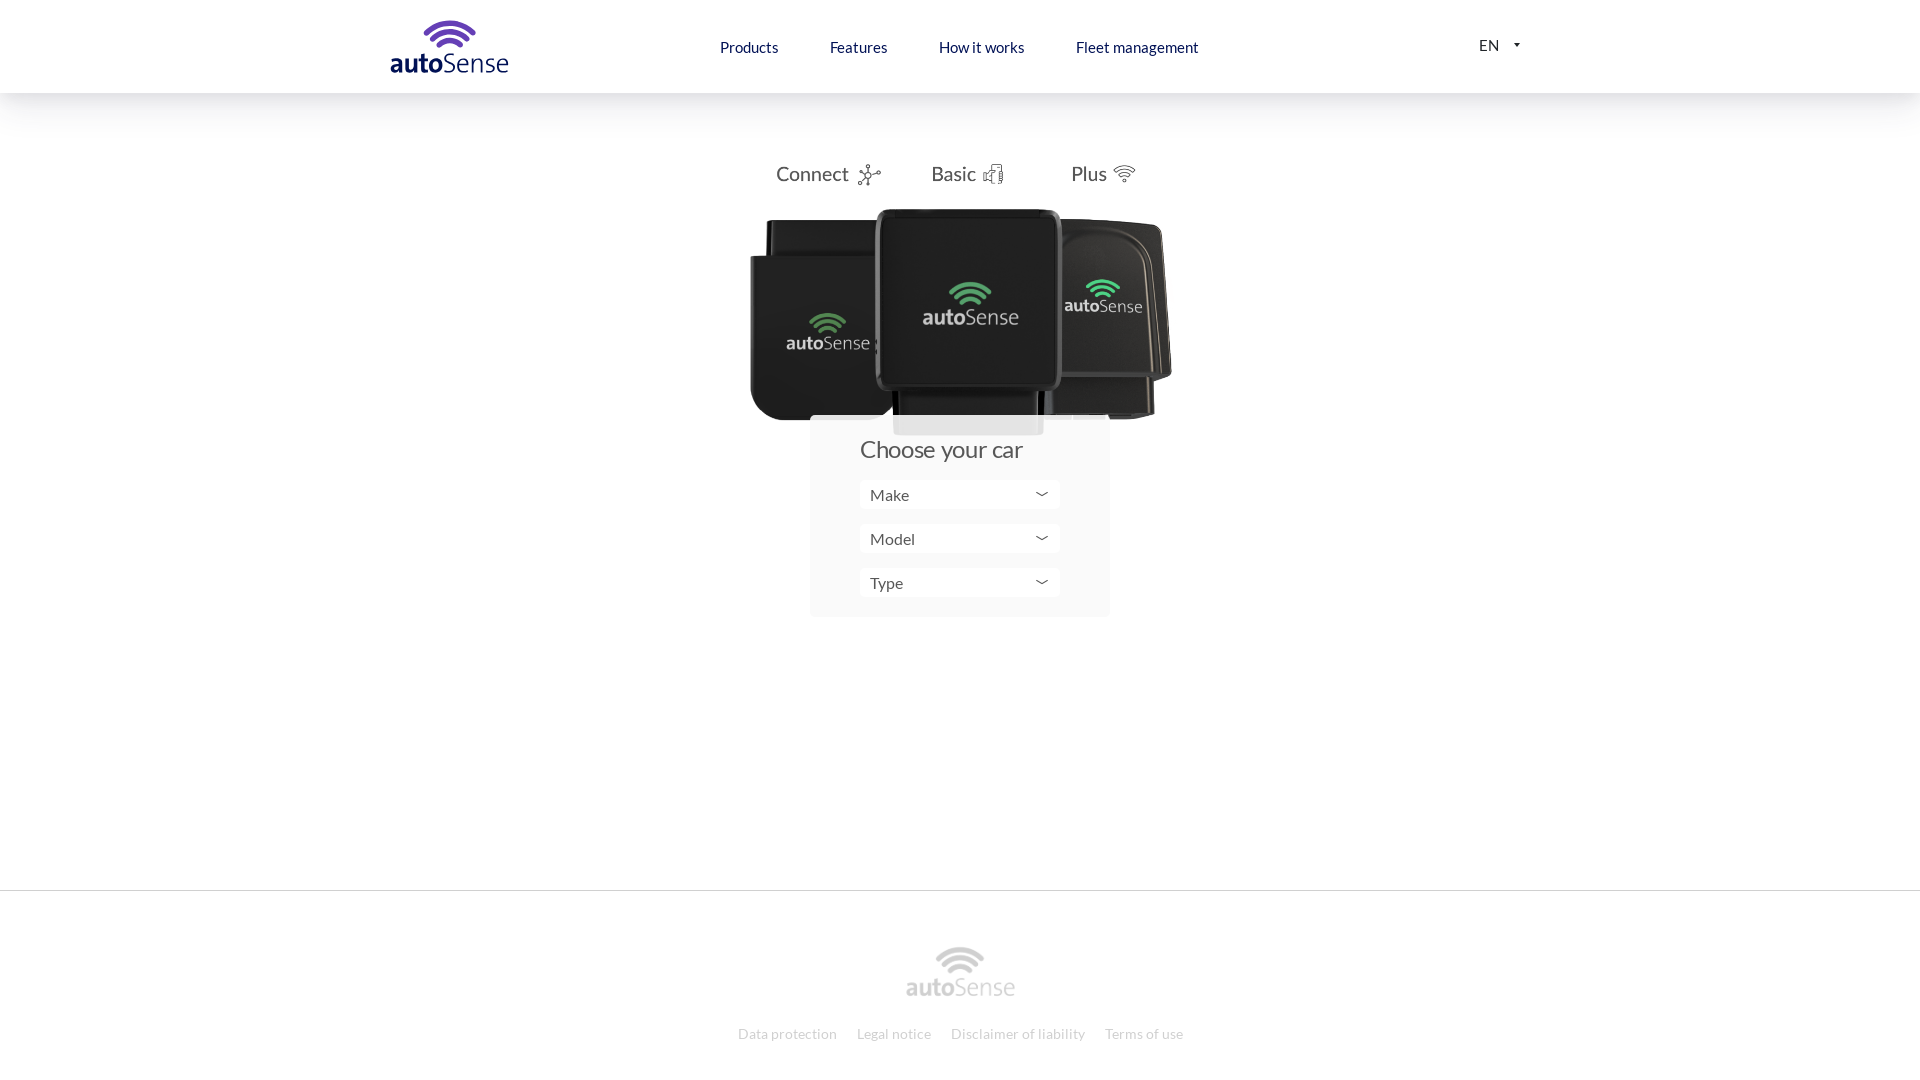 The height and width of the screenshot is (1080, 1920). I want to click on 'Fleet management', so click(1137, 46).